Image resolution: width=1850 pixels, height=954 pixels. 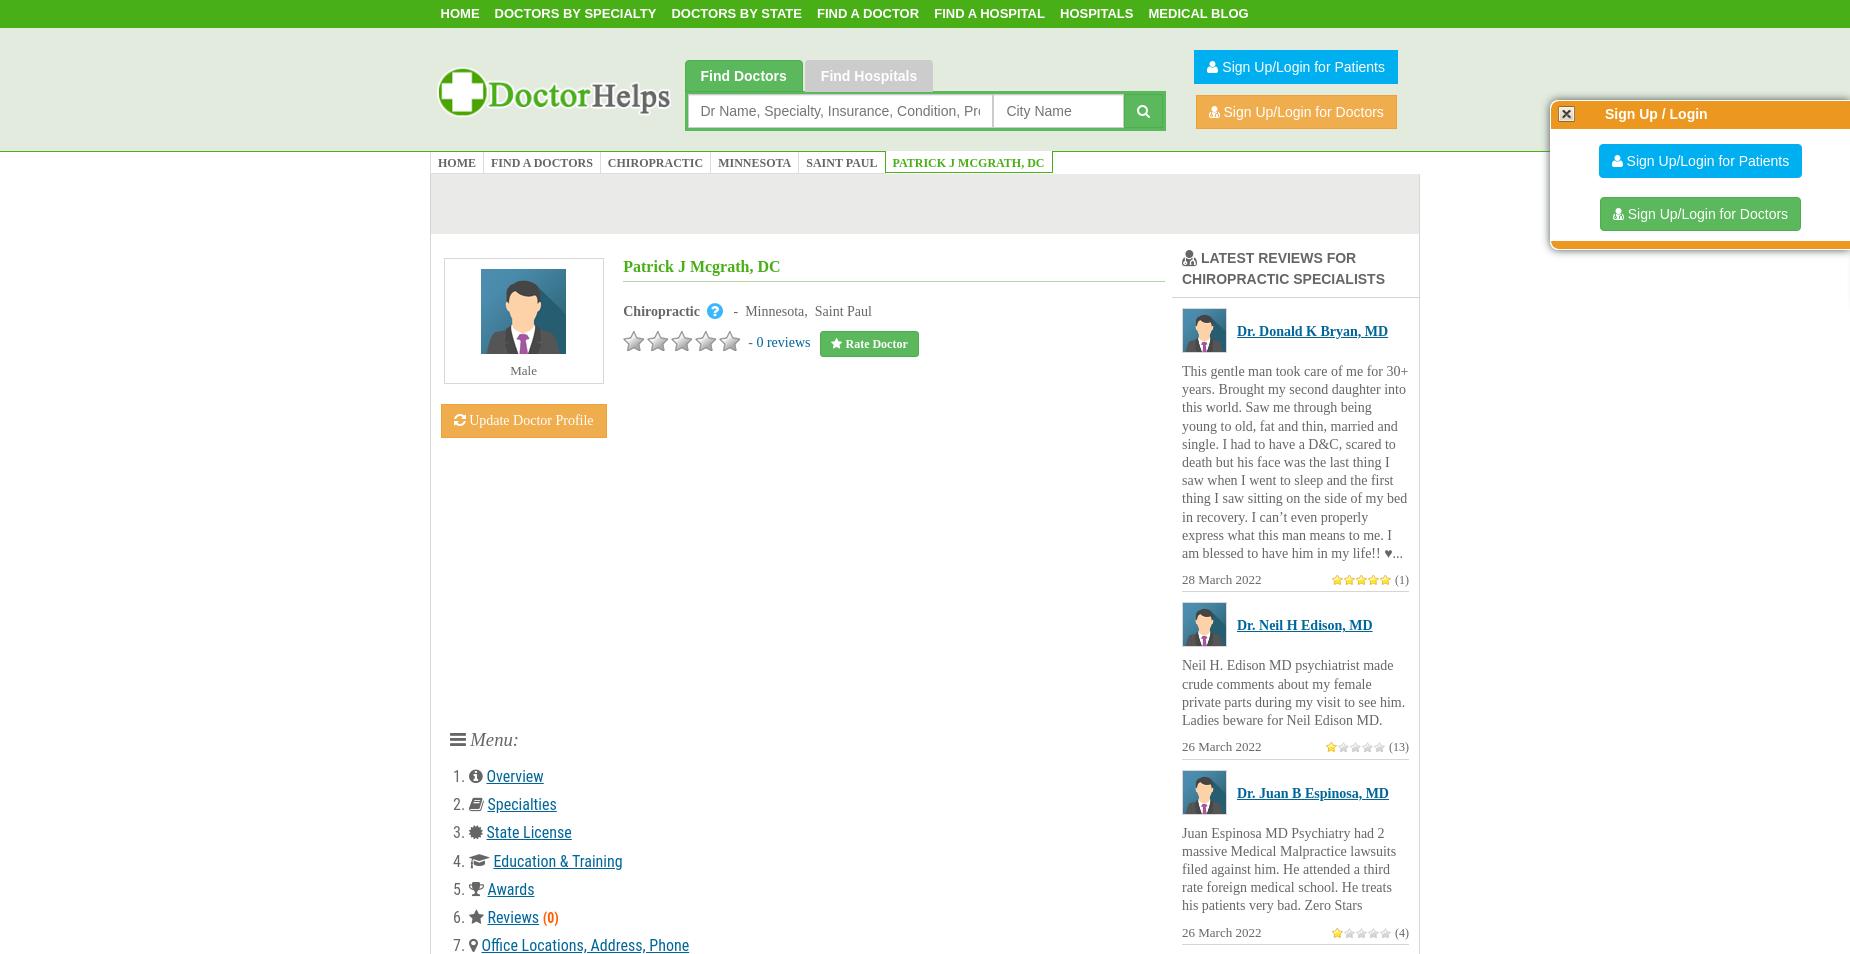 What do you see at coordinates (491, 738) in the screenshot?
I see `'Menu:'` at bounding box center [491, 738].